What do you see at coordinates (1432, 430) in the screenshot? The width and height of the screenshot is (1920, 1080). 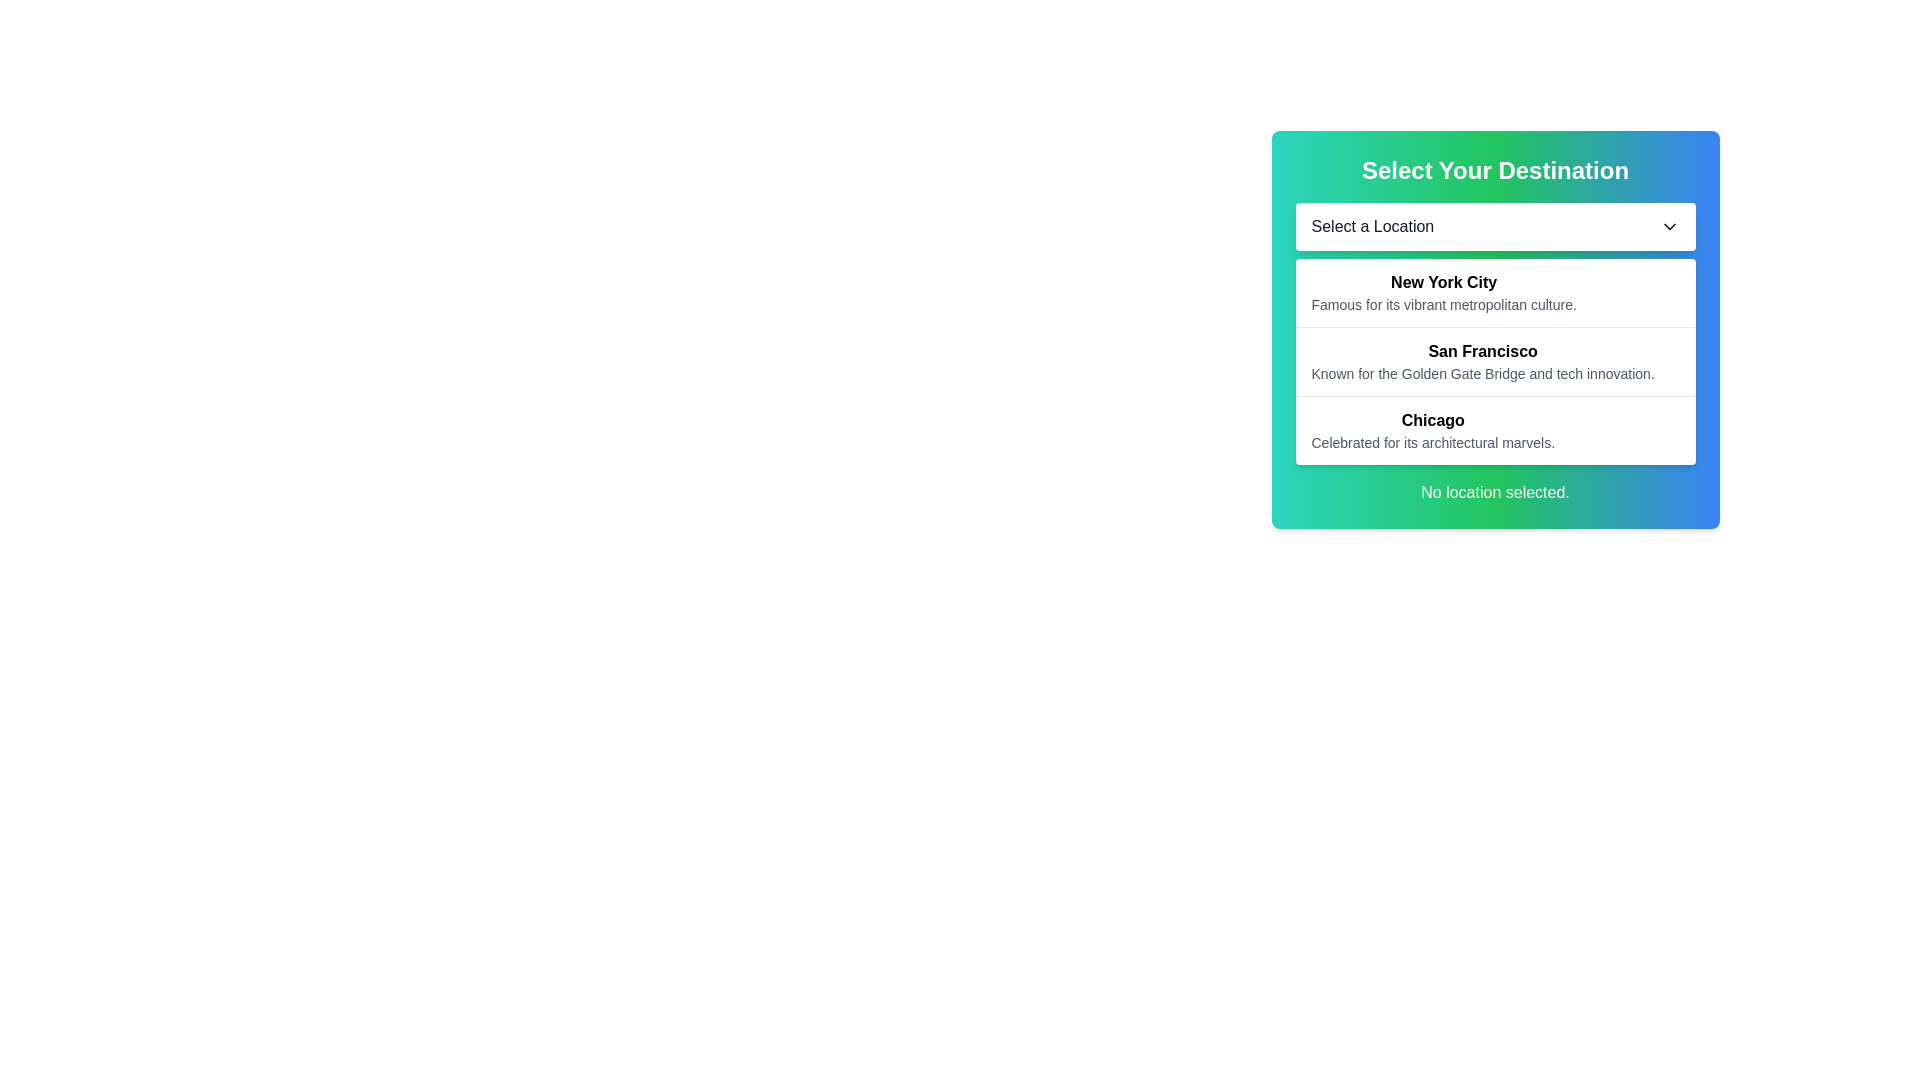 I see `the third list item labeled 'Chicago'` at bounding box center [1432, 430].